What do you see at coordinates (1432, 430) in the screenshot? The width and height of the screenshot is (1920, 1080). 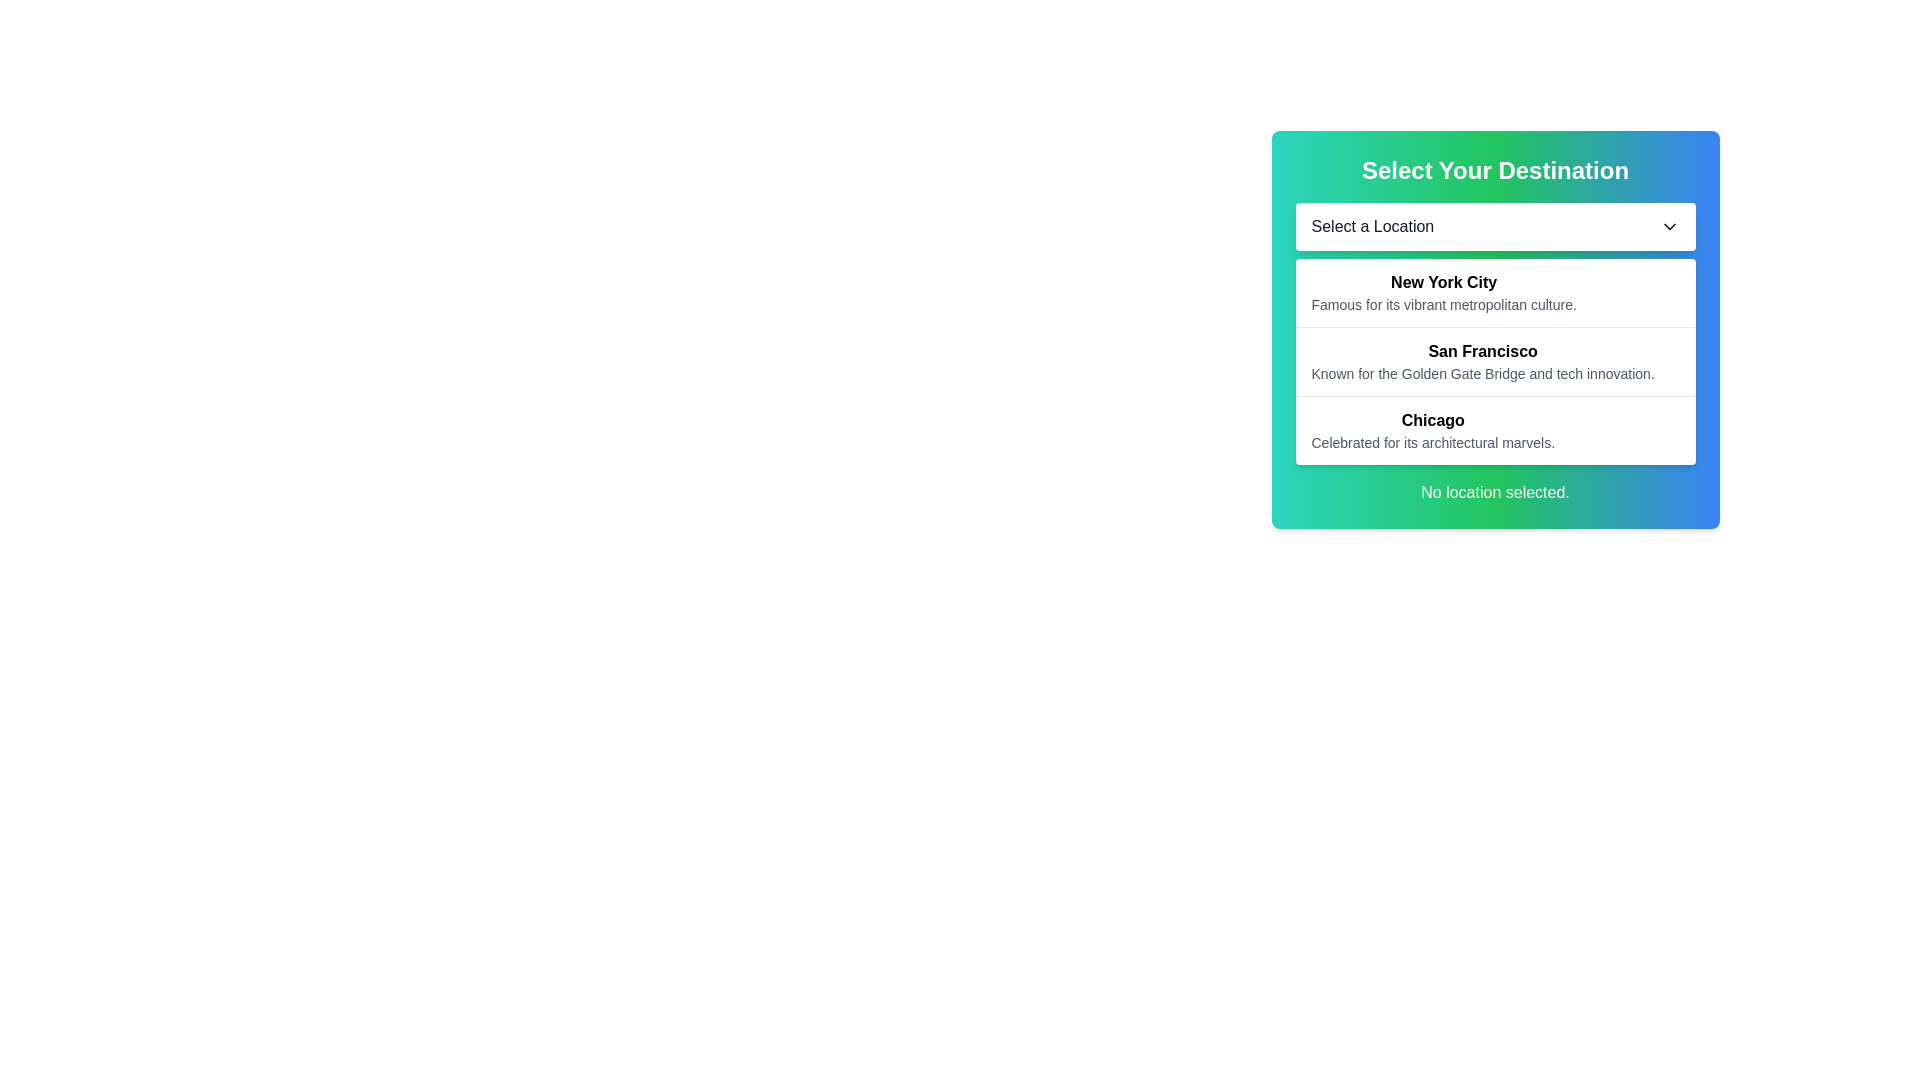 I see `the third list item labeled 'Chicago'` at bounding box center [1432, 430].